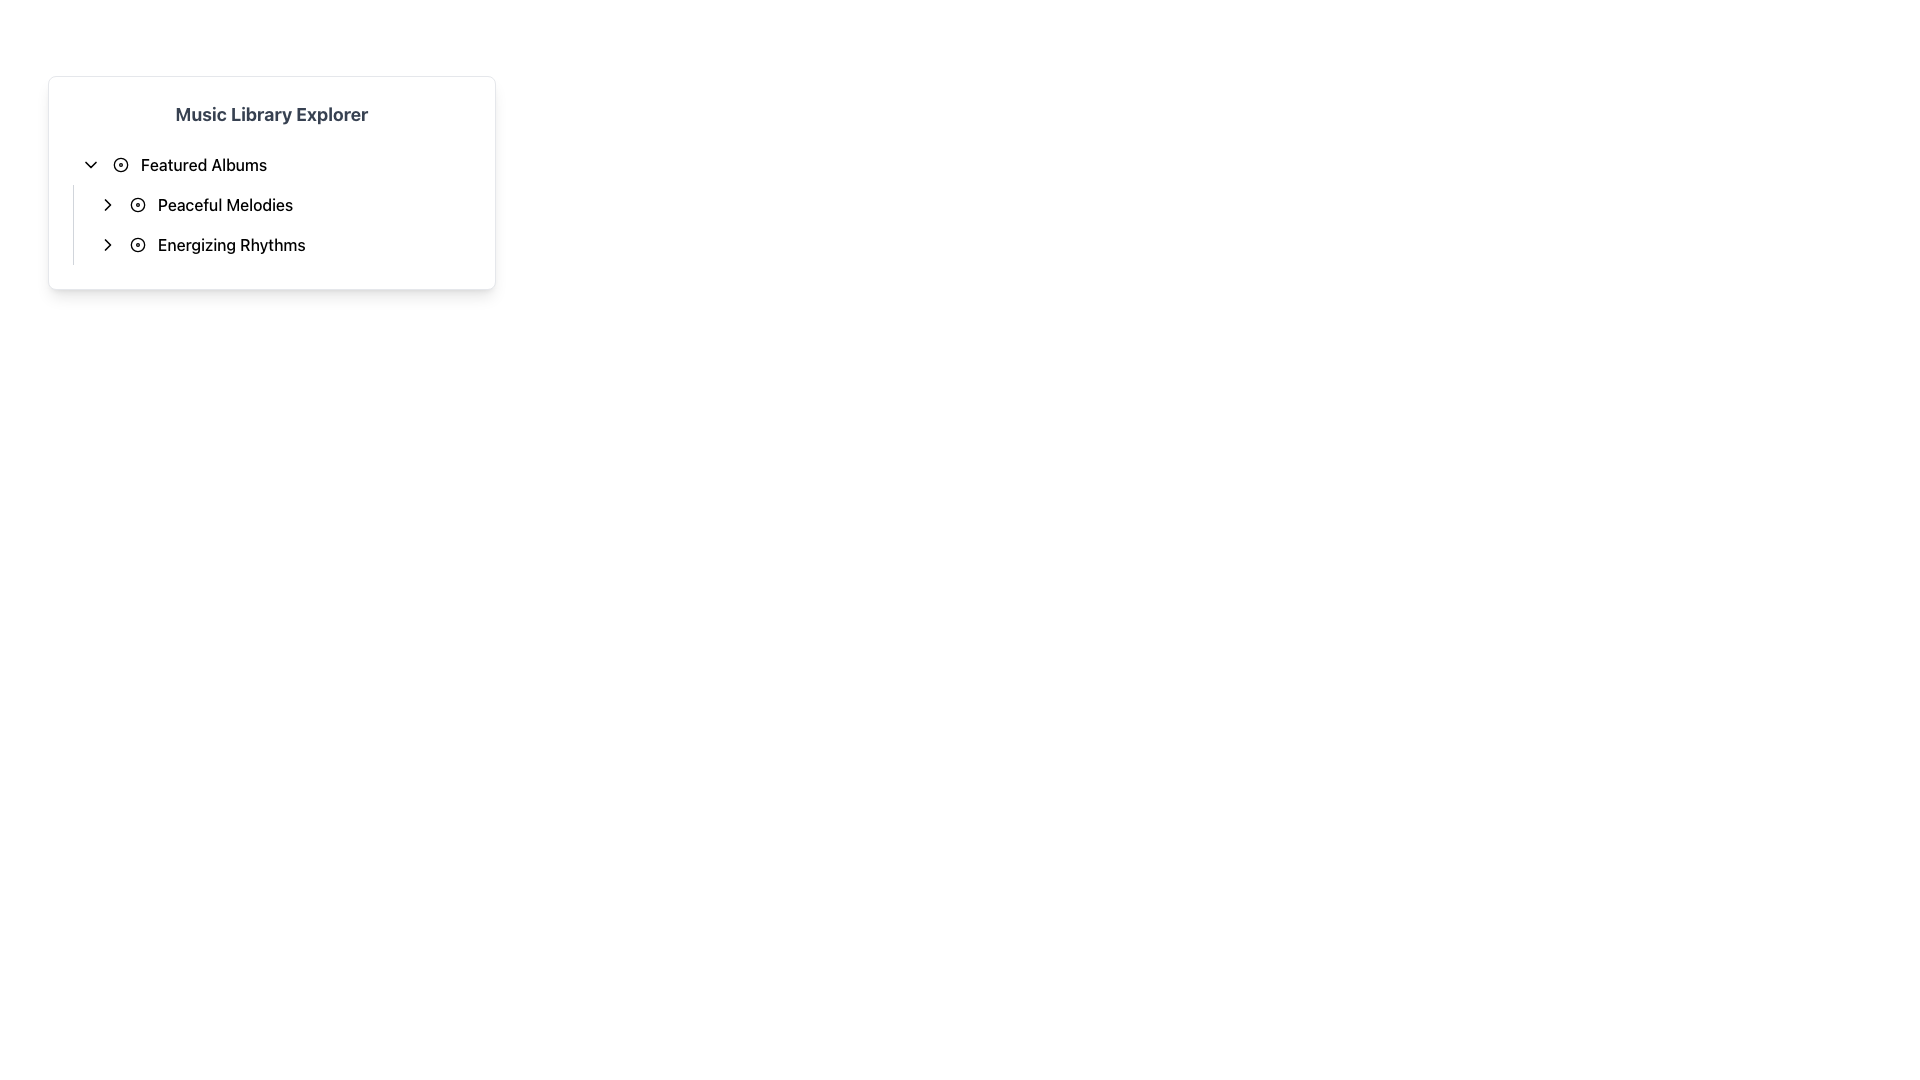  Describe the element at coordinates (137, 204) in the screenshot. I see `the decorative icon next to the text 'Peaceful Melodies'` at that location.